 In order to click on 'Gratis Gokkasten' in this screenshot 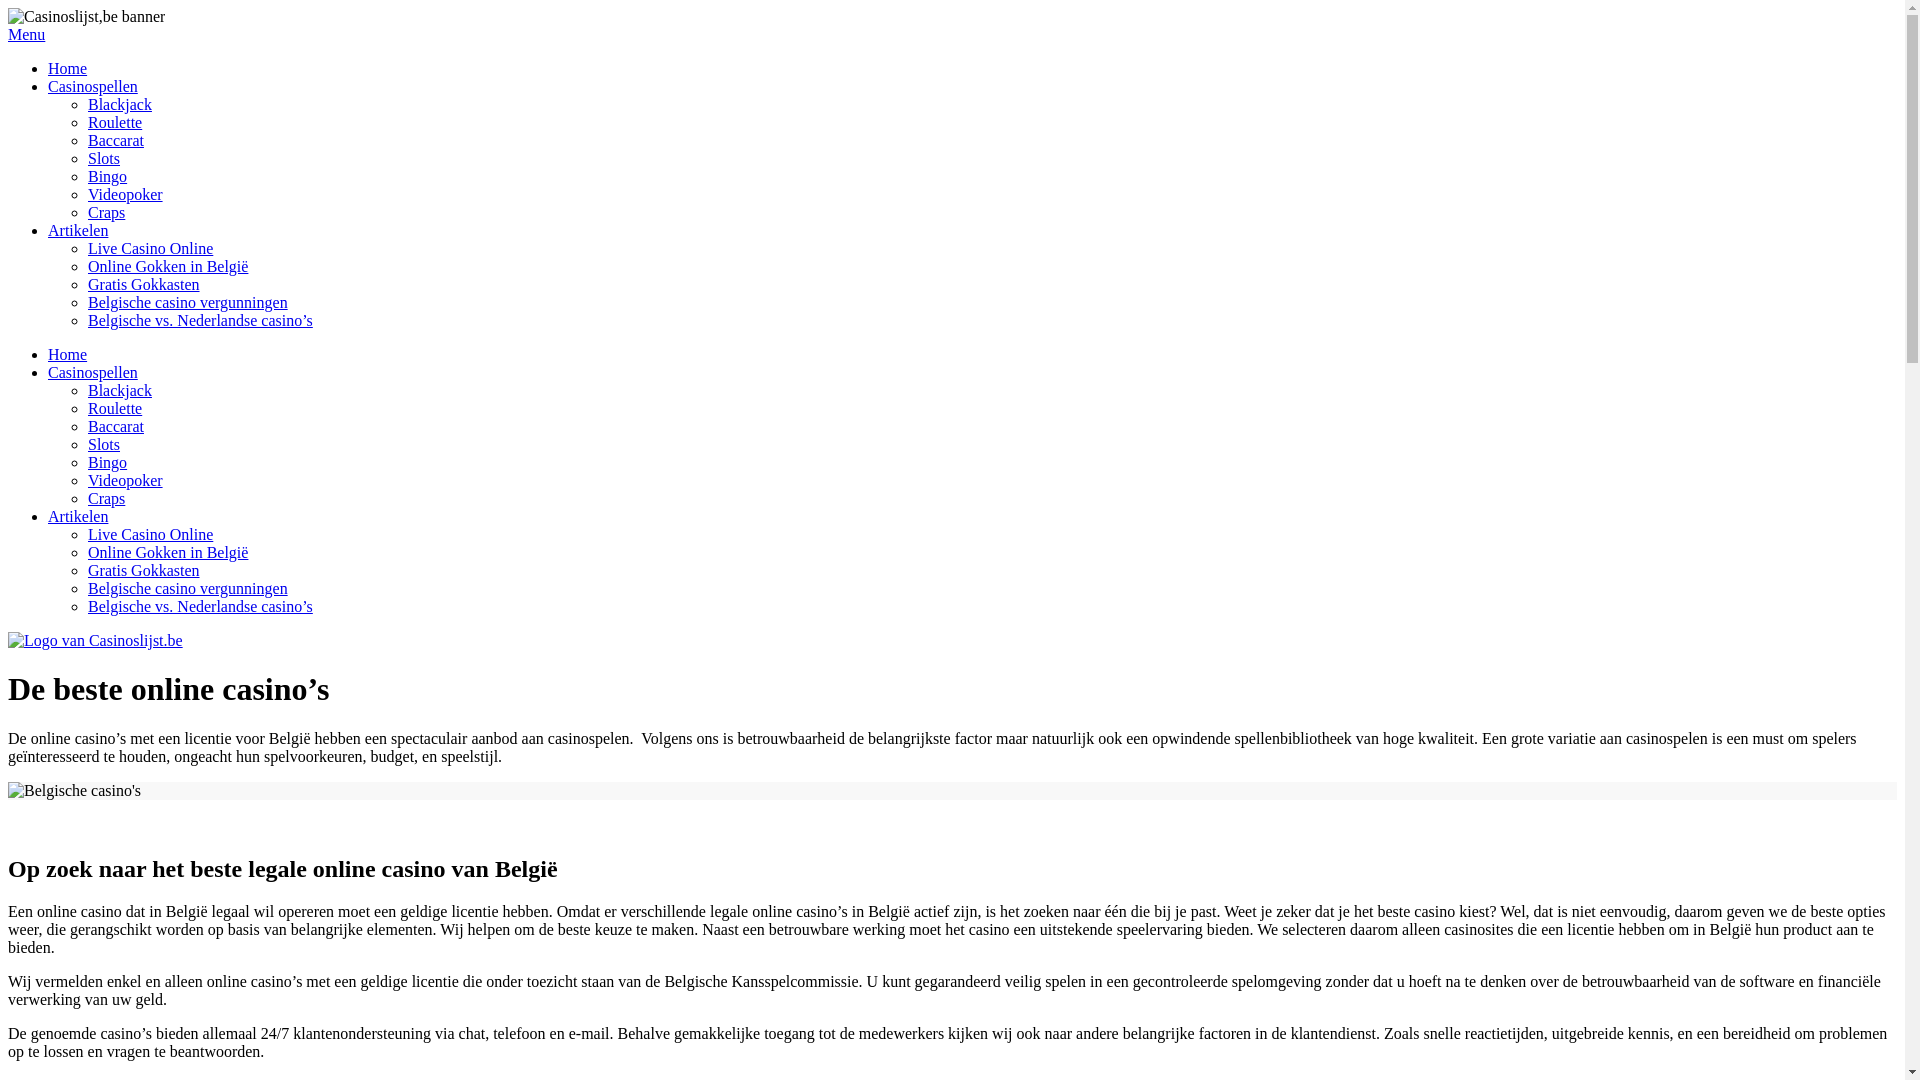, I will do `click(143, 284)`.